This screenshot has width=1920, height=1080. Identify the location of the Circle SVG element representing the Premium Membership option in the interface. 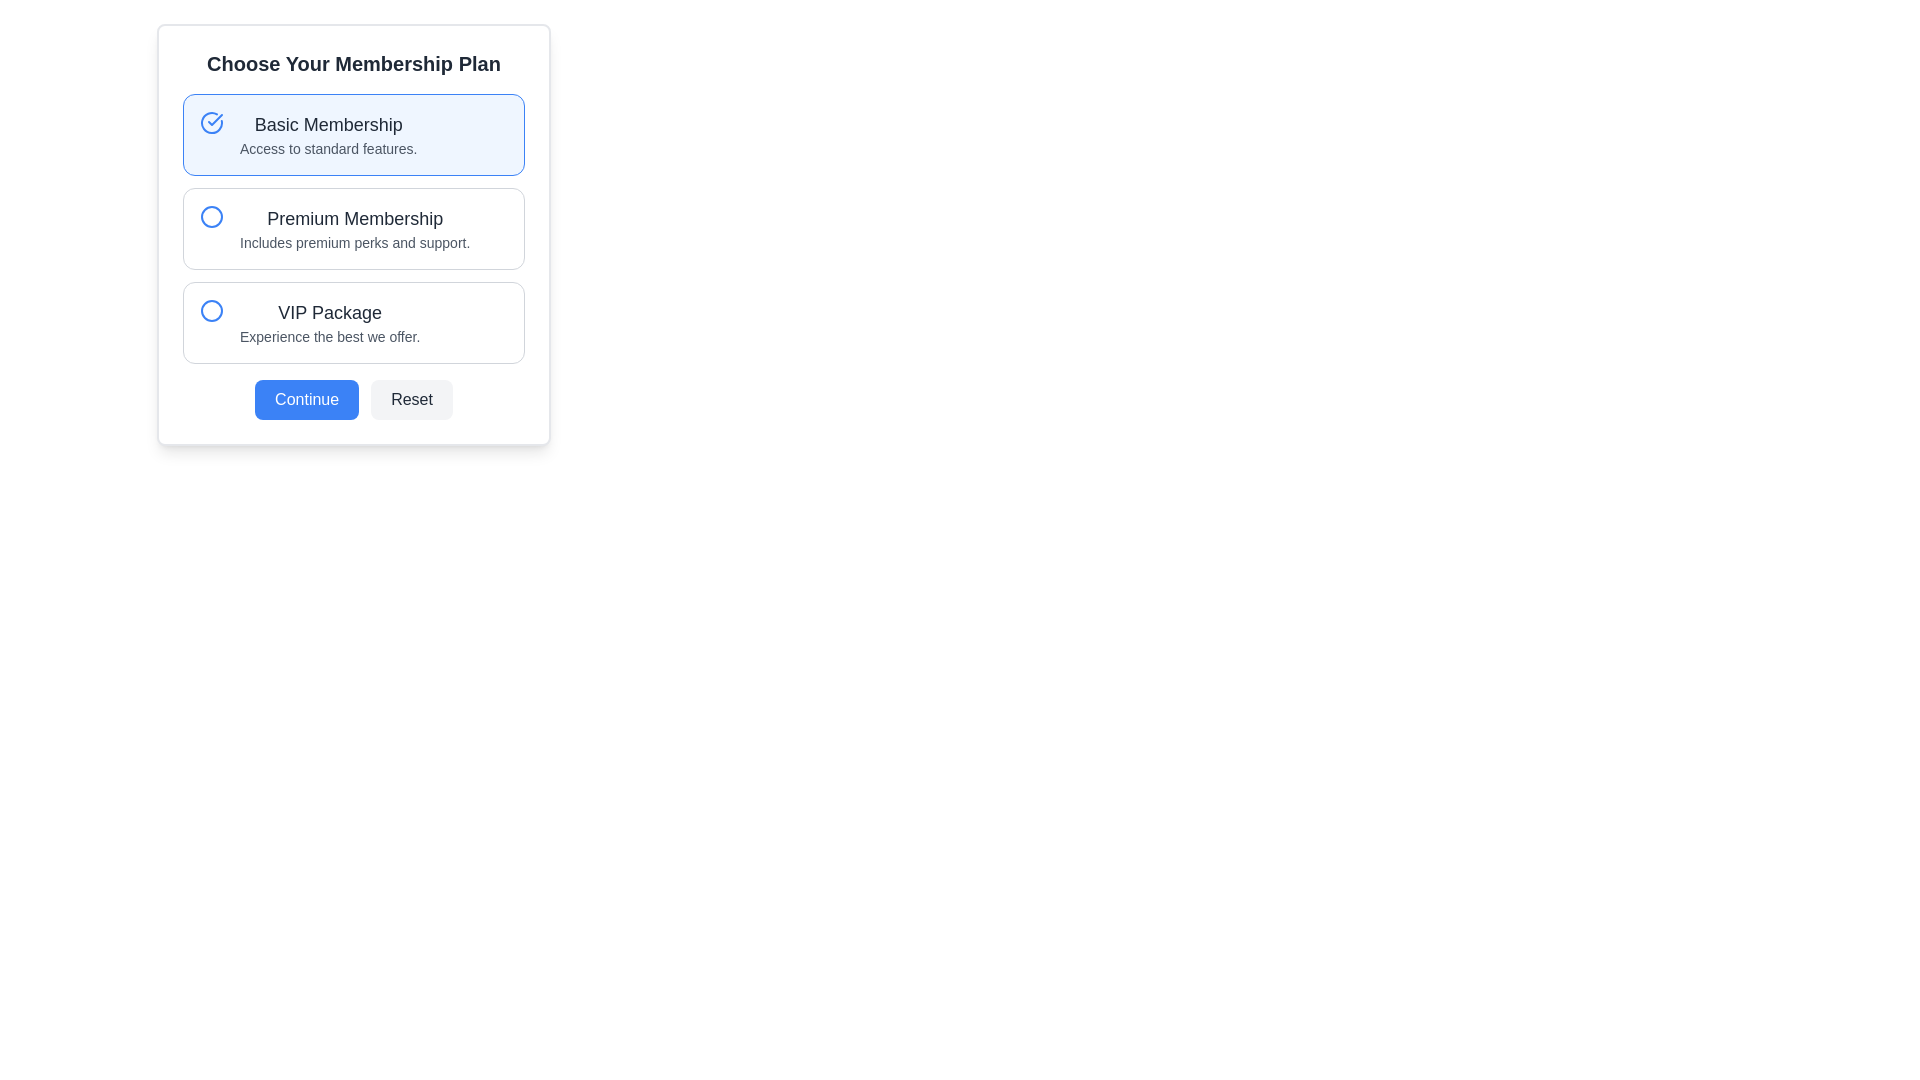
(211, 216).